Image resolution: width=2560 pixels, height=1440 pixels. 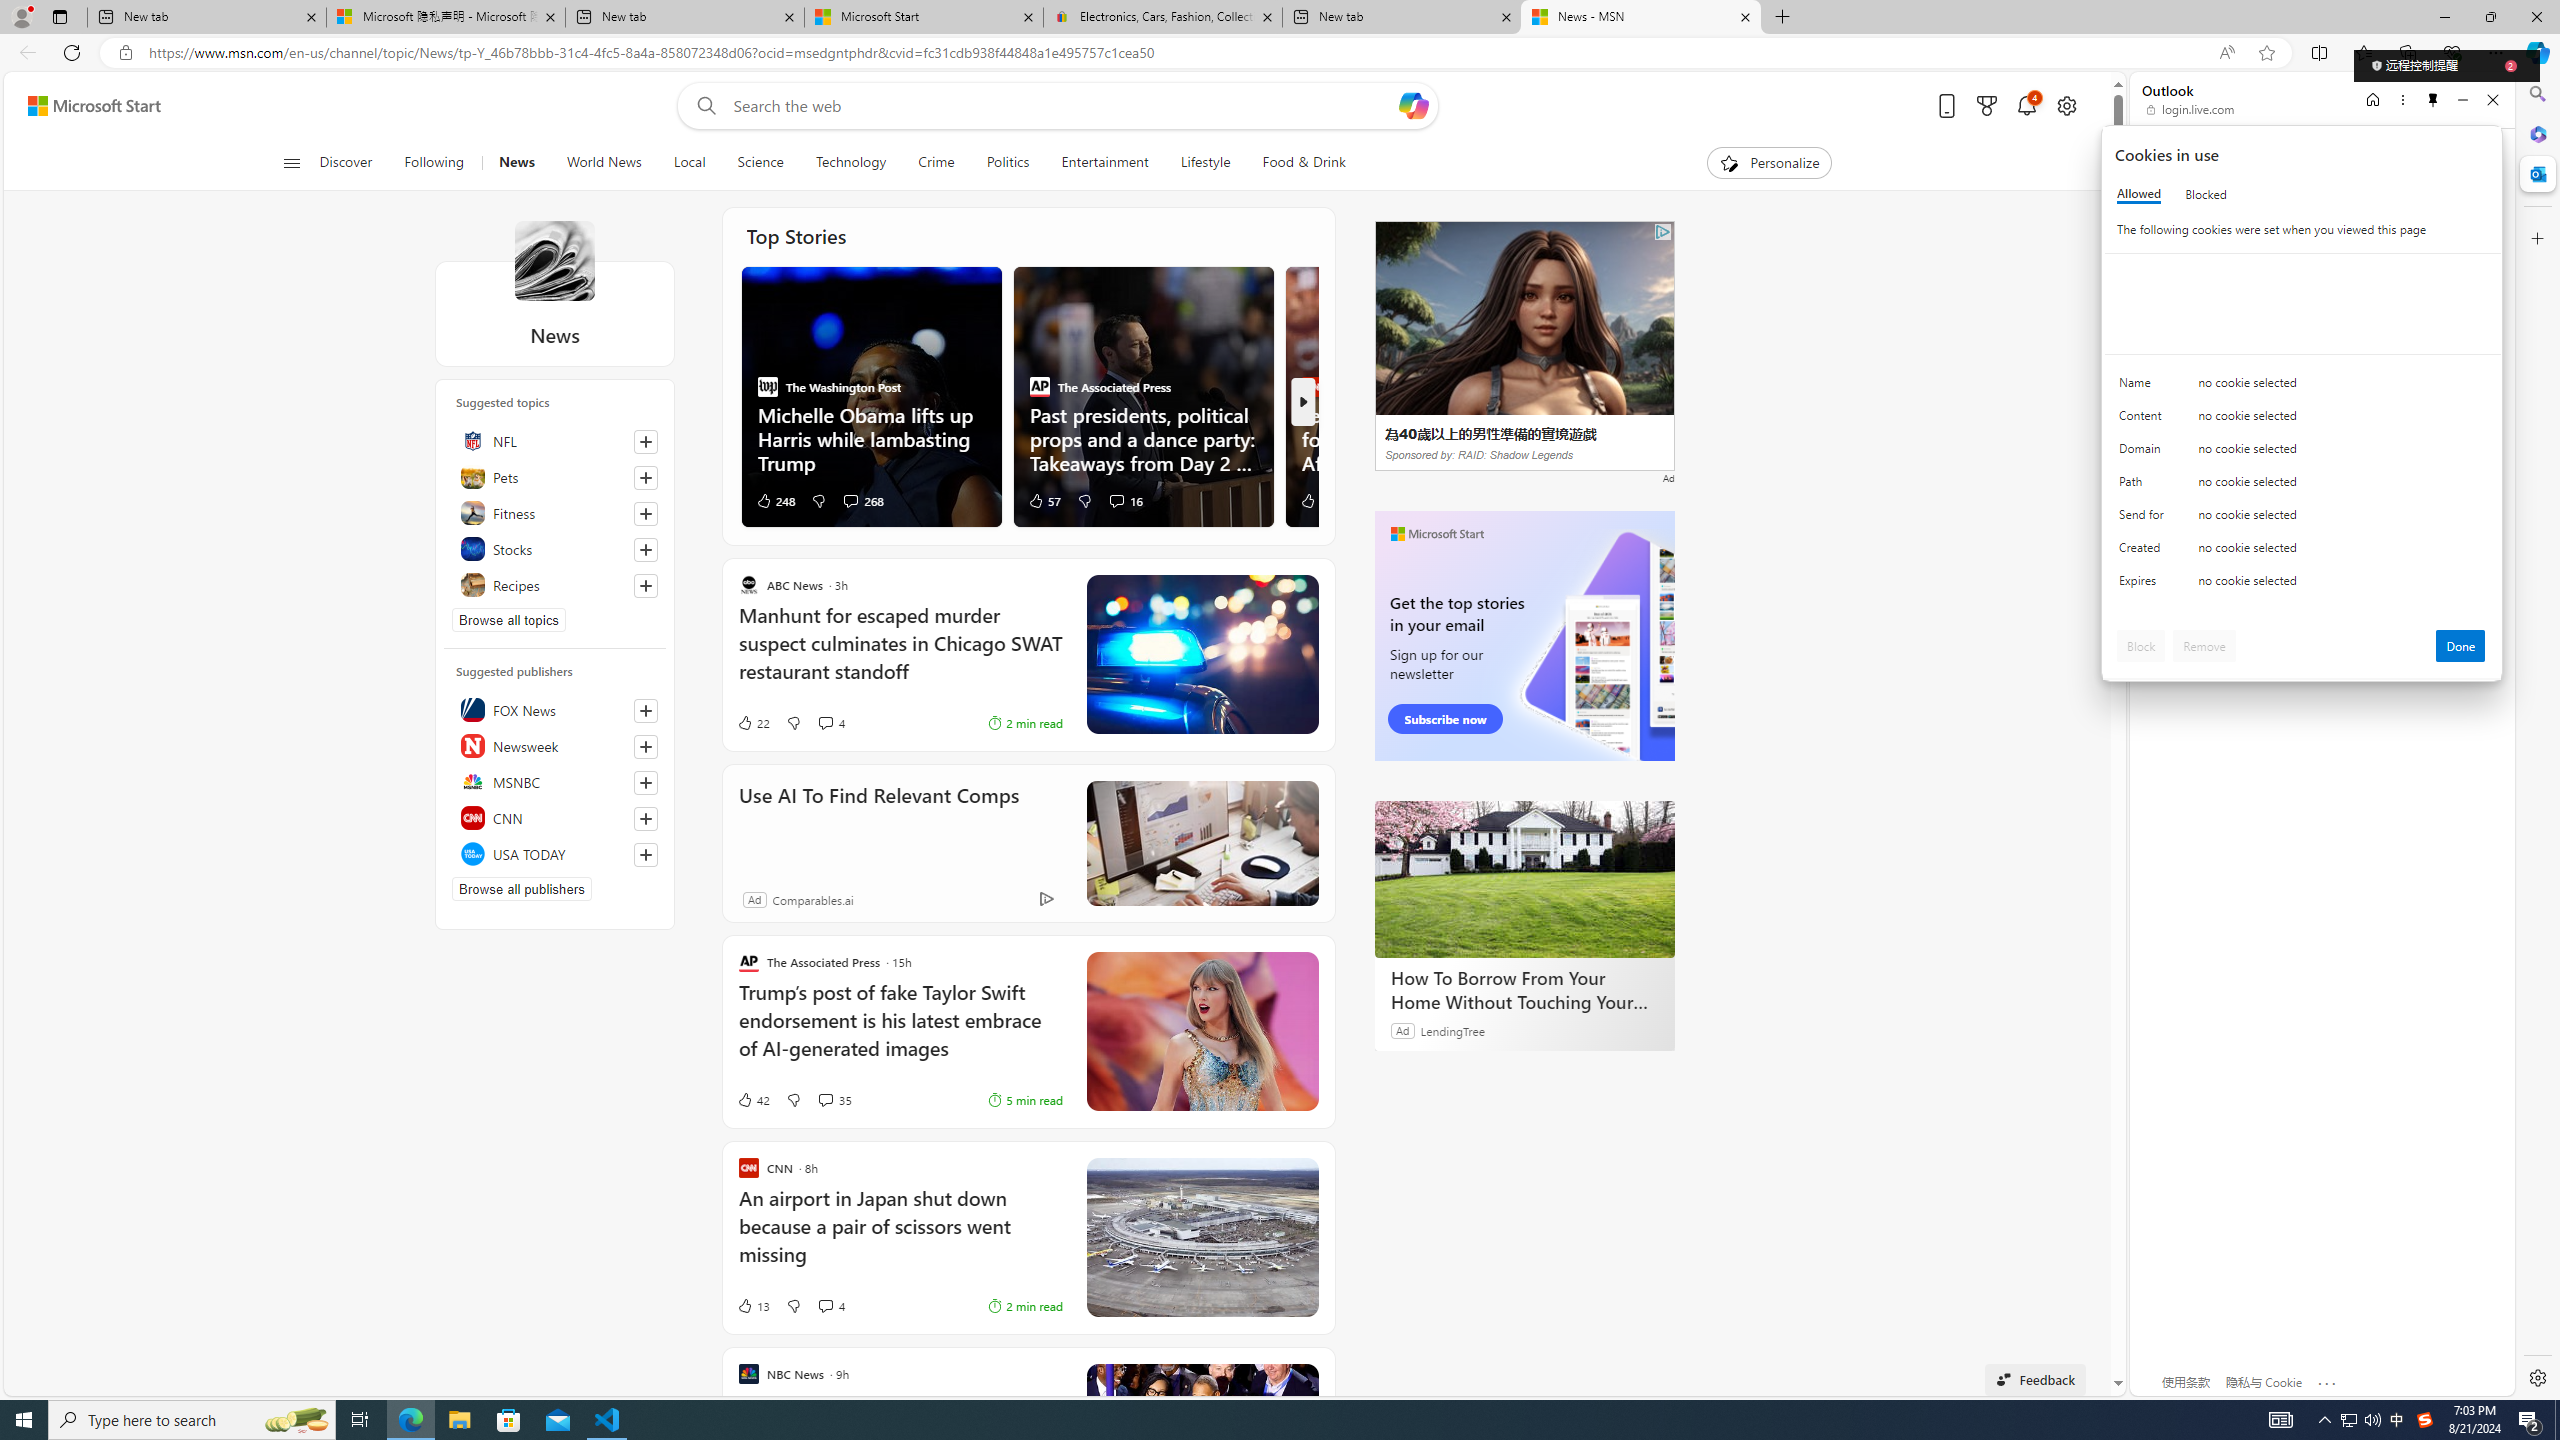 What do you see at coordinates (1444, 719) in the screenshot?
I see `'Subscribe now'` at bounding box center [1444, 719].